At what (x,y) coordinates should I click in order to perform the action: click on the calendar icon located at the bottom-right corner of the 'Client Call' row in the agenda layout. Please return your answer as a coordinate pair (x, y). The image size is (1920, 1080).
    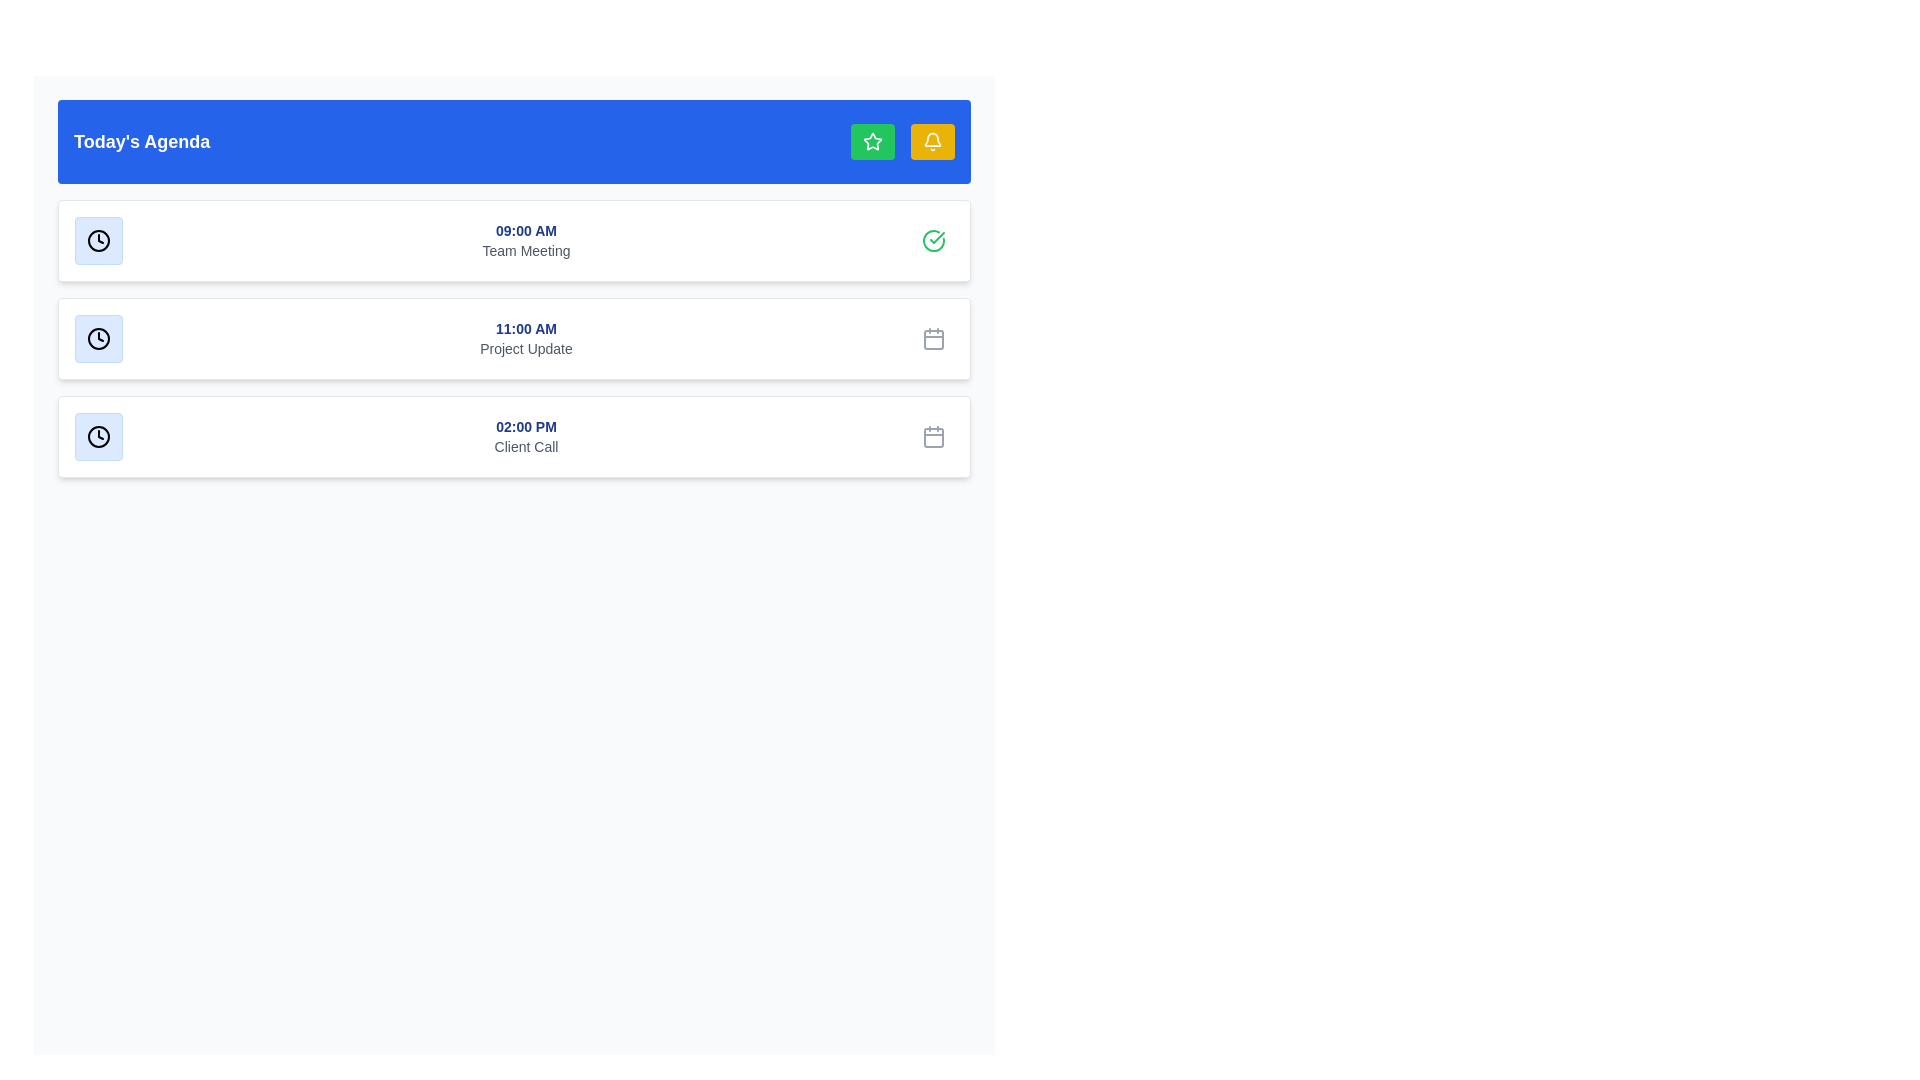
    Looking at the image, I should click on (933, 437).